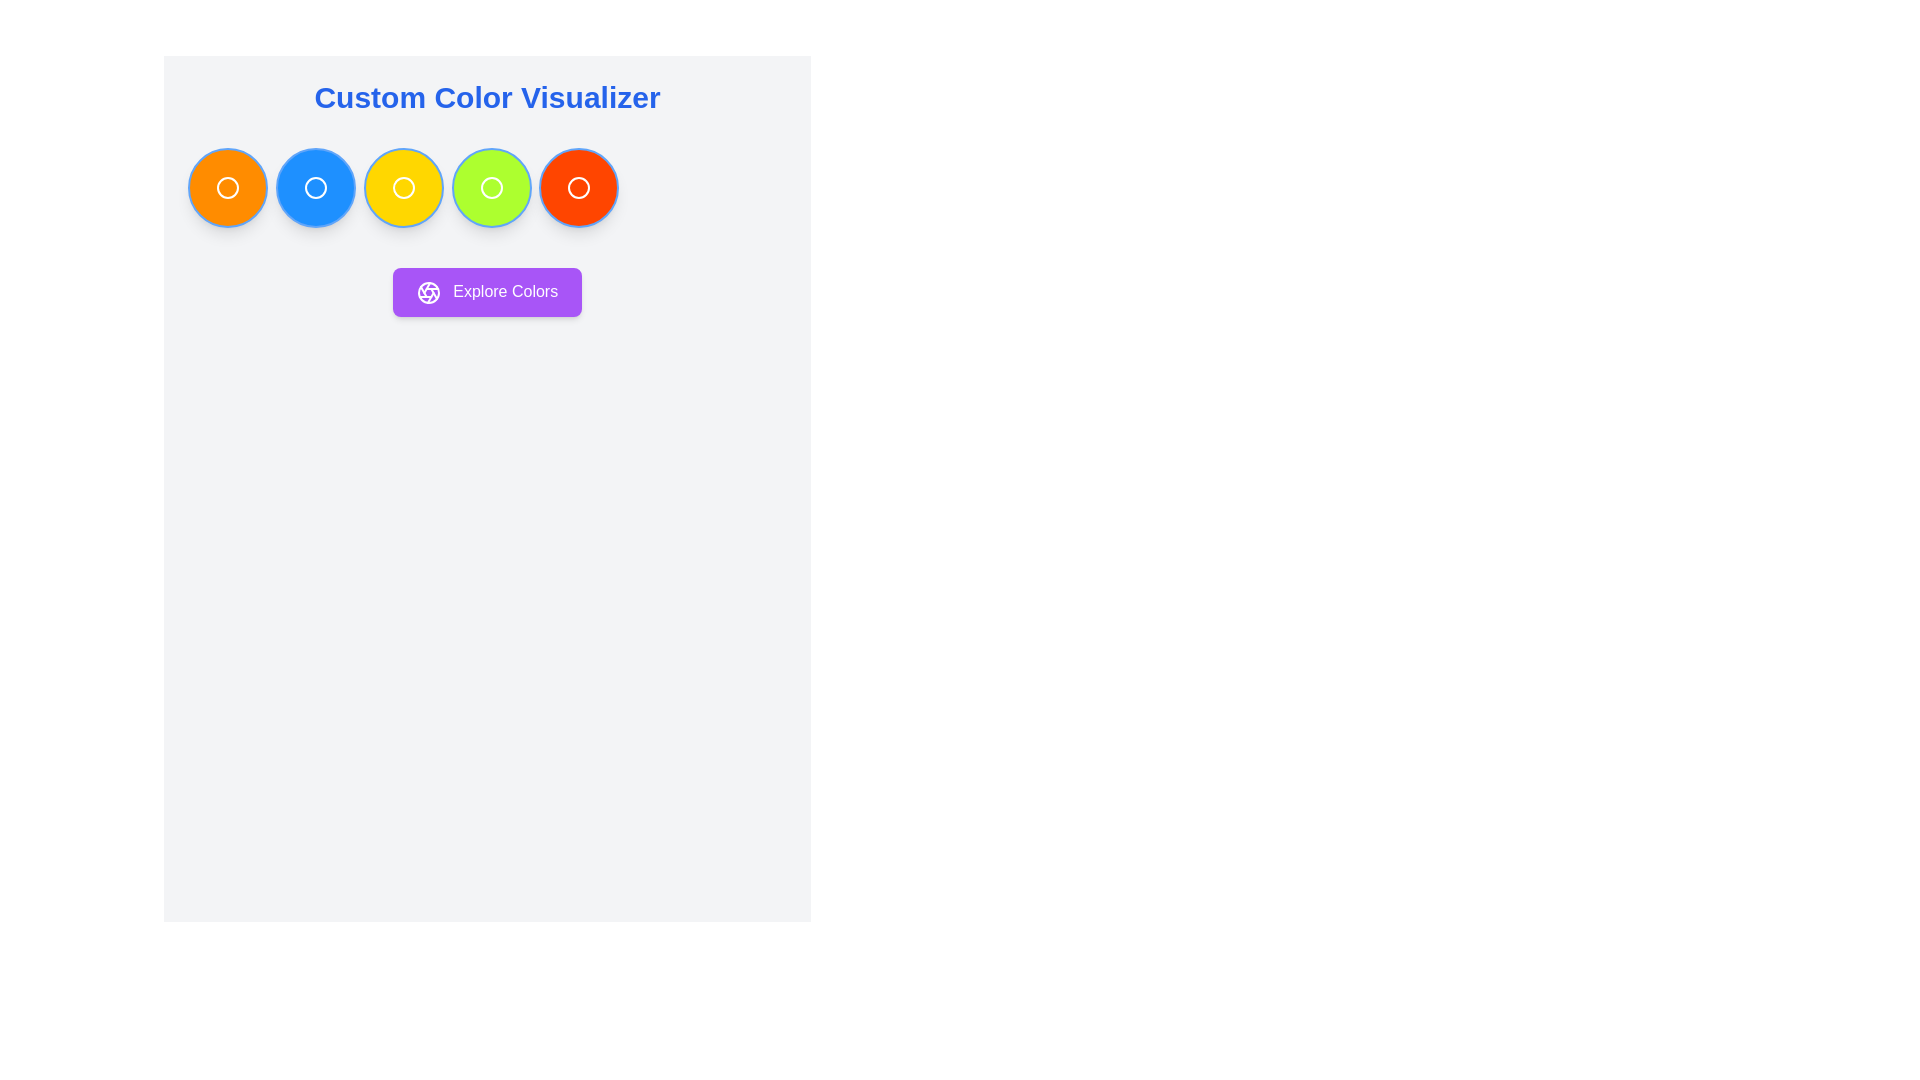 This screenshot has height=1080, width=1920. I want to click on the icon located at the center of the third circular button in a row of five buttons below the header text 'Custom Color Visualizer', so click(402, 188).